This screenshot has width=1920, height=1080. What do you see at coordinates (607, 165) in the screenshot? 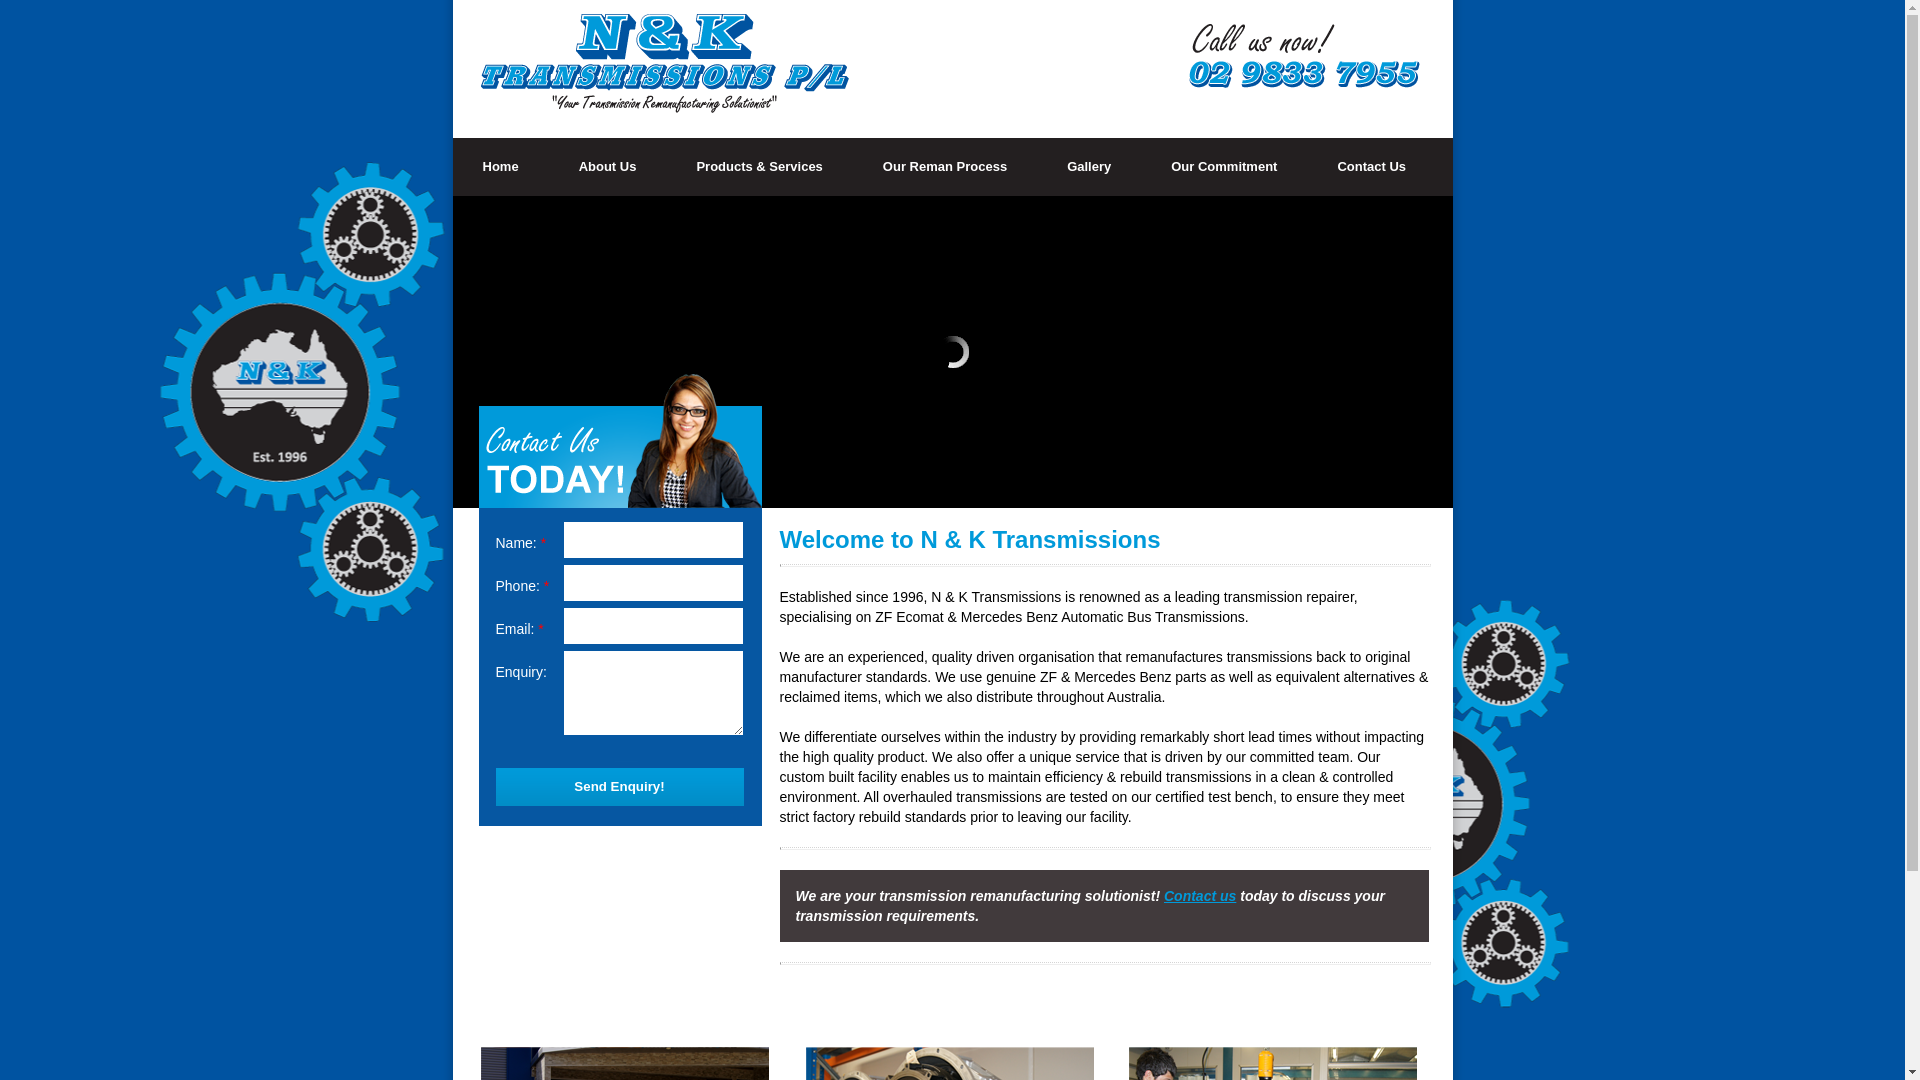
I see `'About Us'` at bounding box center [607, 165].